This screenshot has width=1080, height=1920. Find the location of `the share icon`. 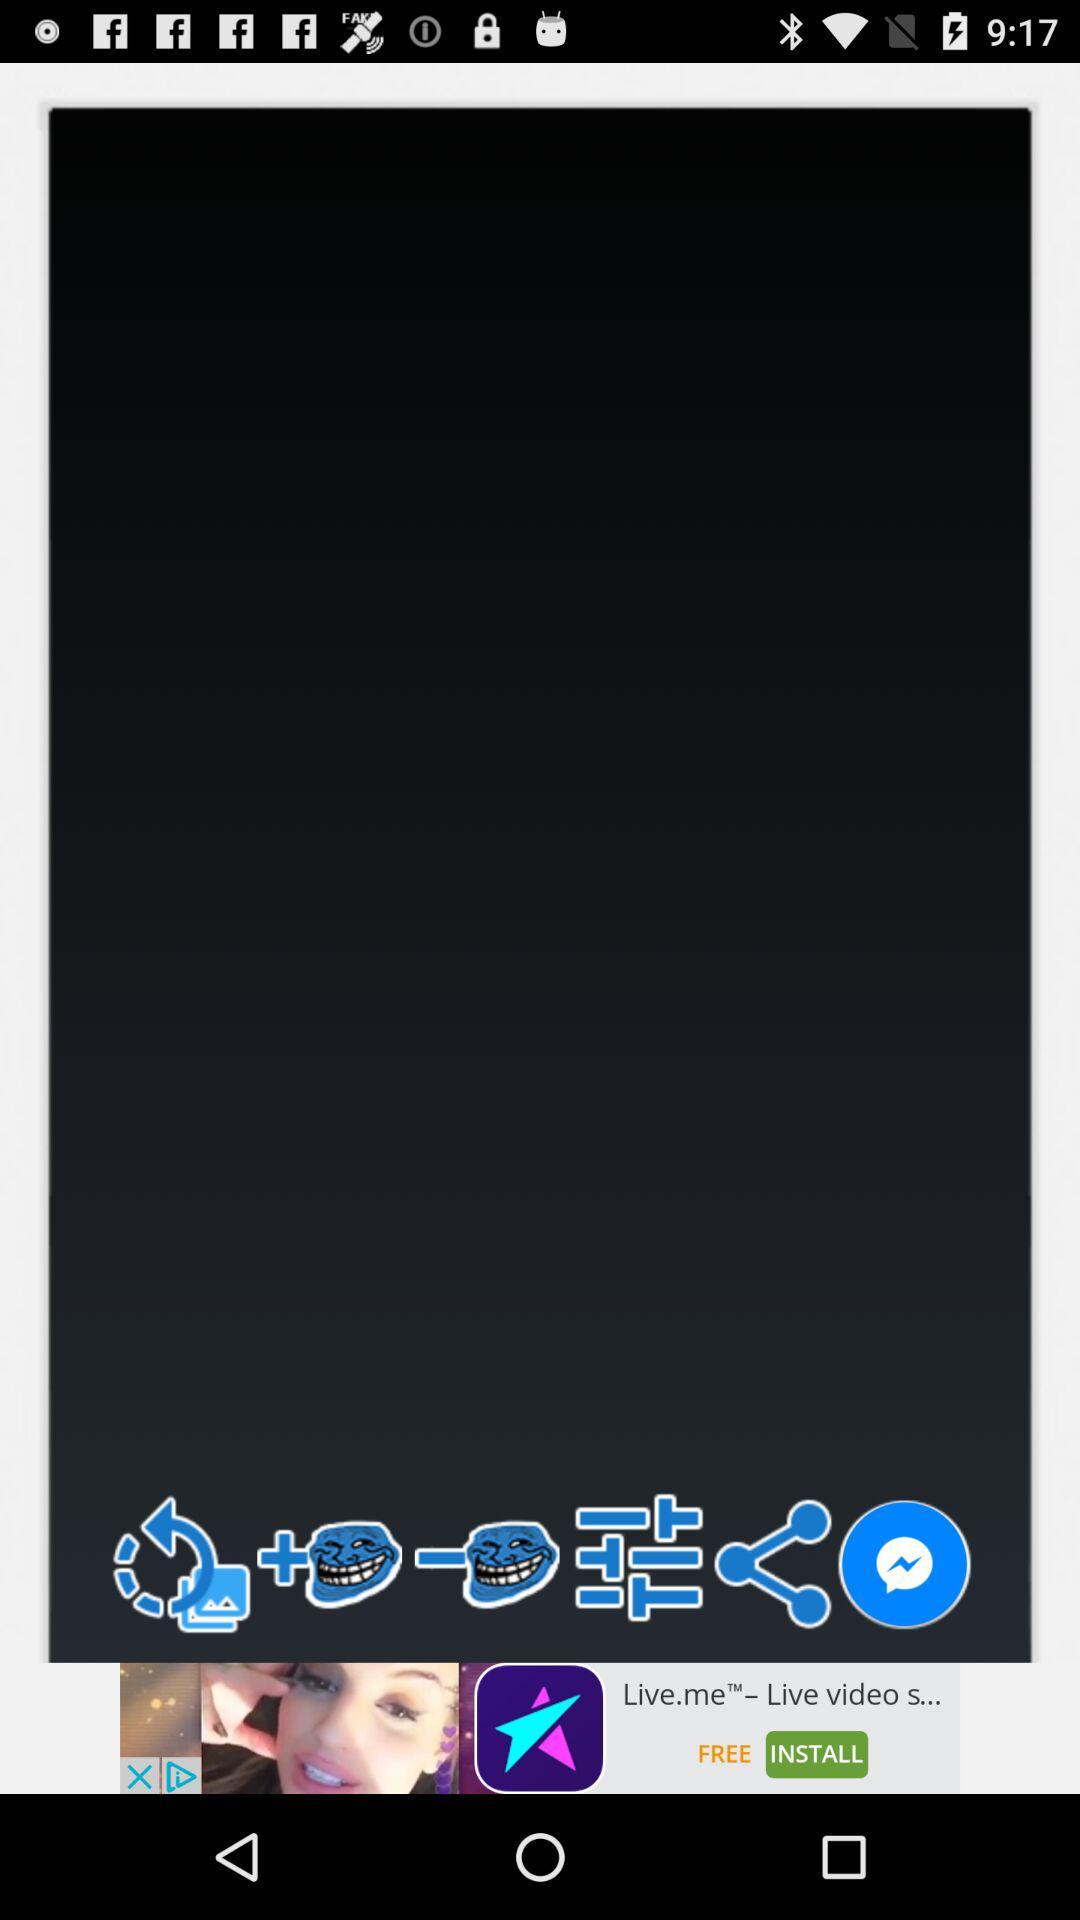

the share icon is located at coordinates (771, 1674).